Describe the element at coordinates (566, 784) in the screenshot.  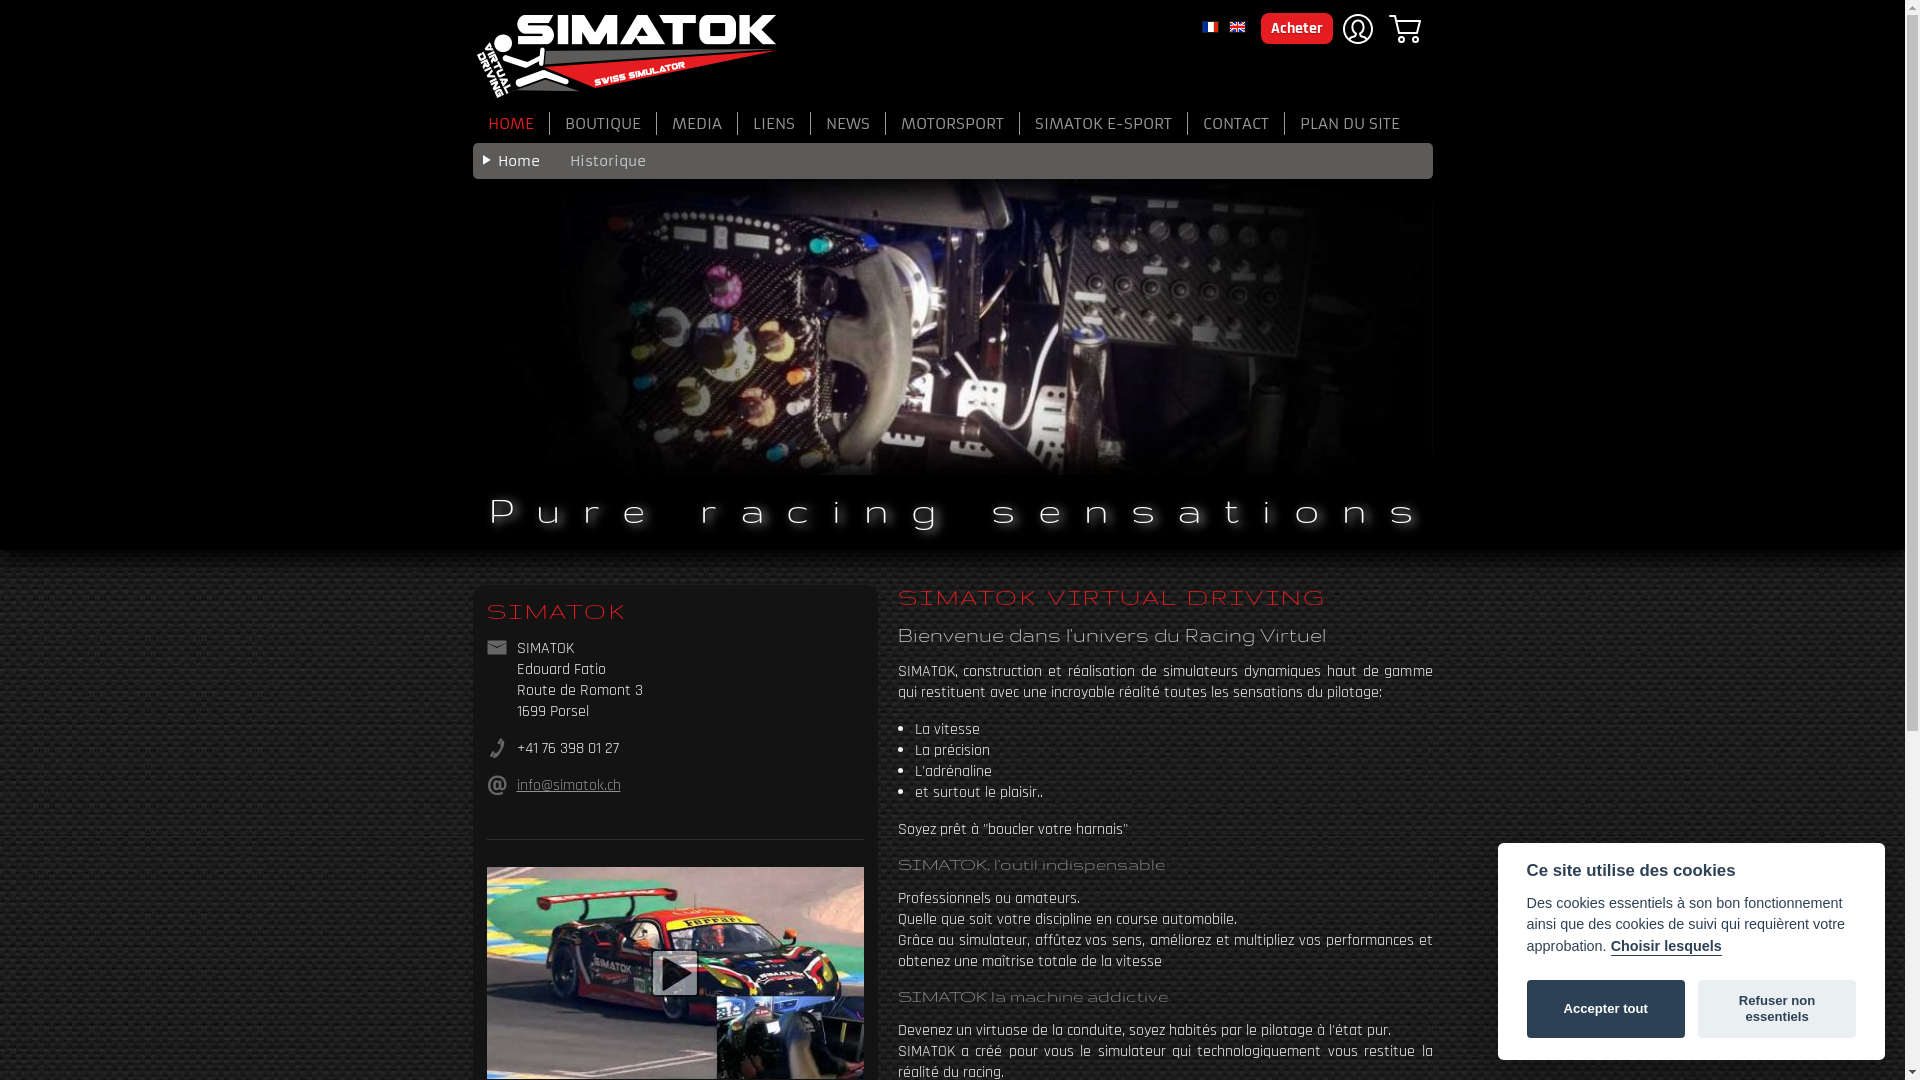
I see `'info@simatok.ch'` at that location.